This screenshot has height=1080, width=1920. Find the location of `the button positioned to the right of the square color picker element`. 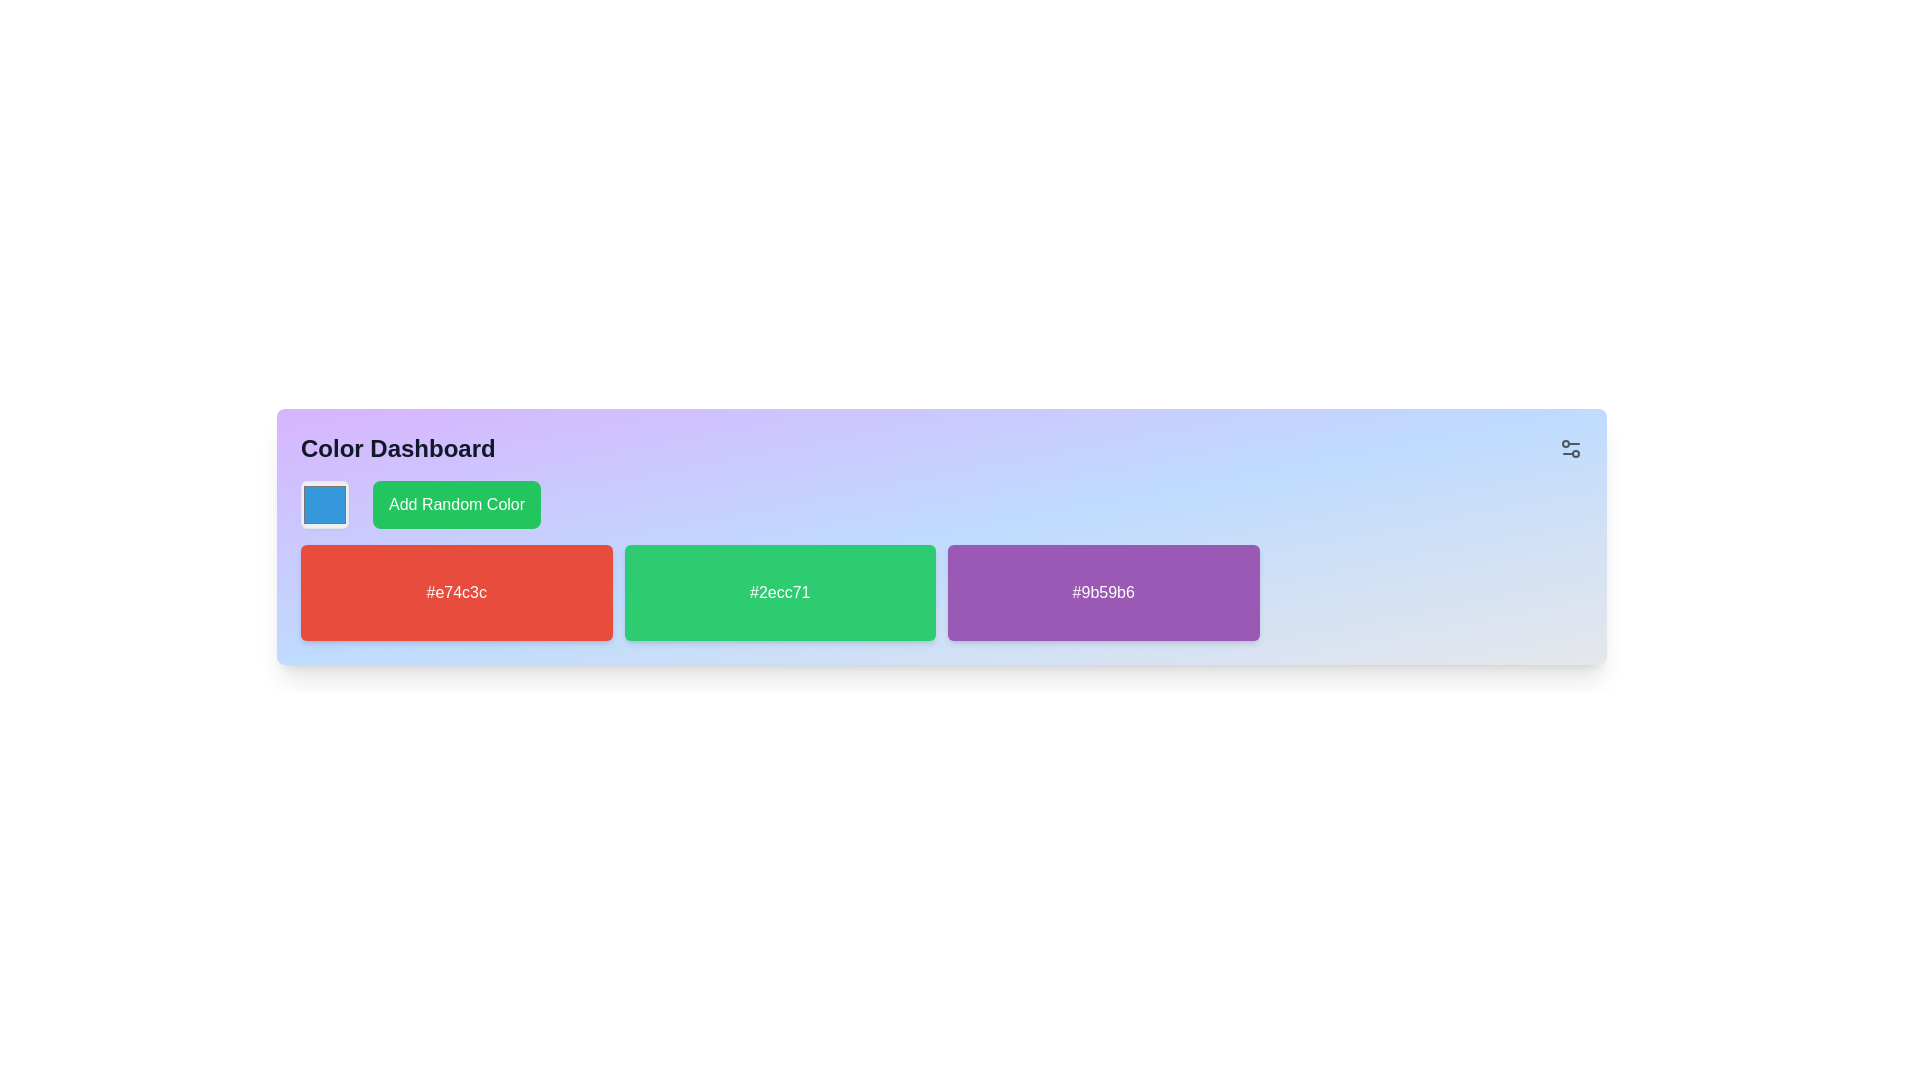

the button positioned to the right of the square color picker element is located at coordinates (455, 504).